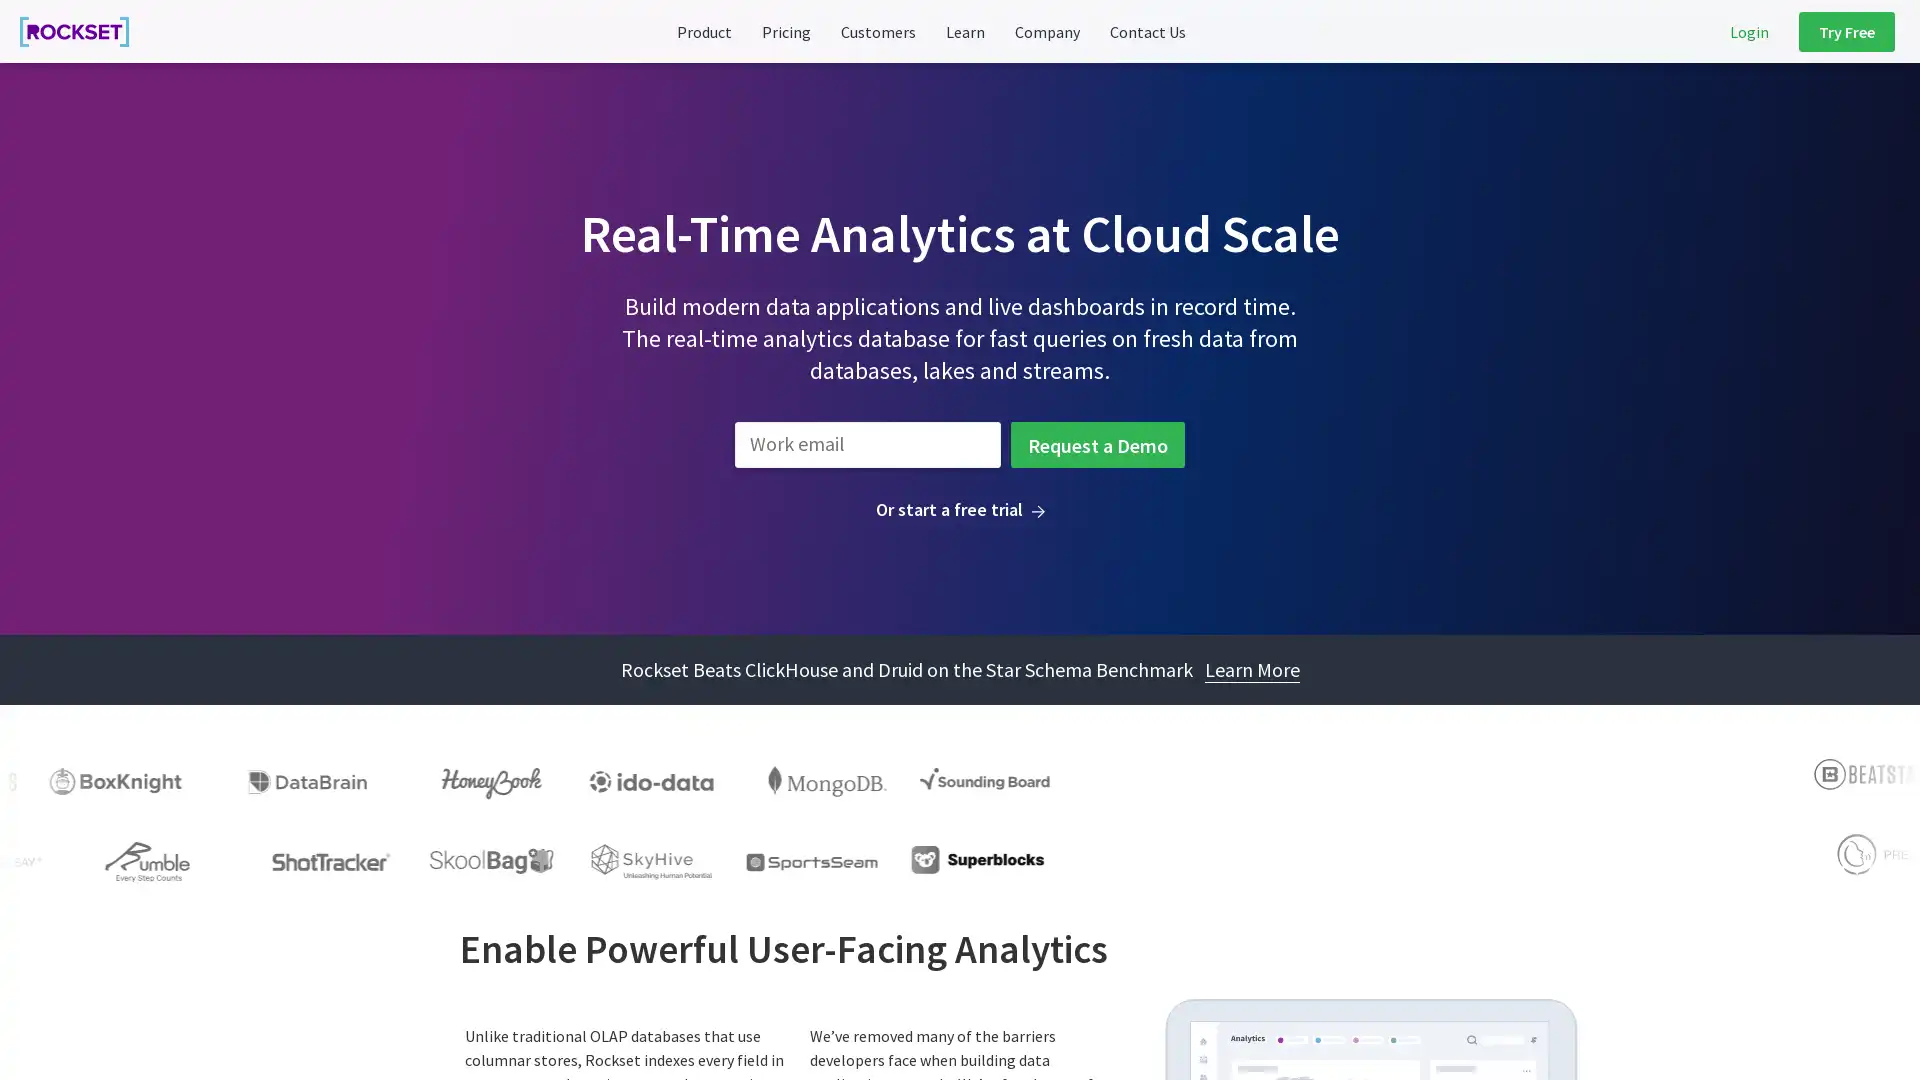 This screenshot has height=1080, width=1920. What do you see at coordinates (1846, 30) in the screenshot?
I see `Try Free` at bounding box center [1846, 30].